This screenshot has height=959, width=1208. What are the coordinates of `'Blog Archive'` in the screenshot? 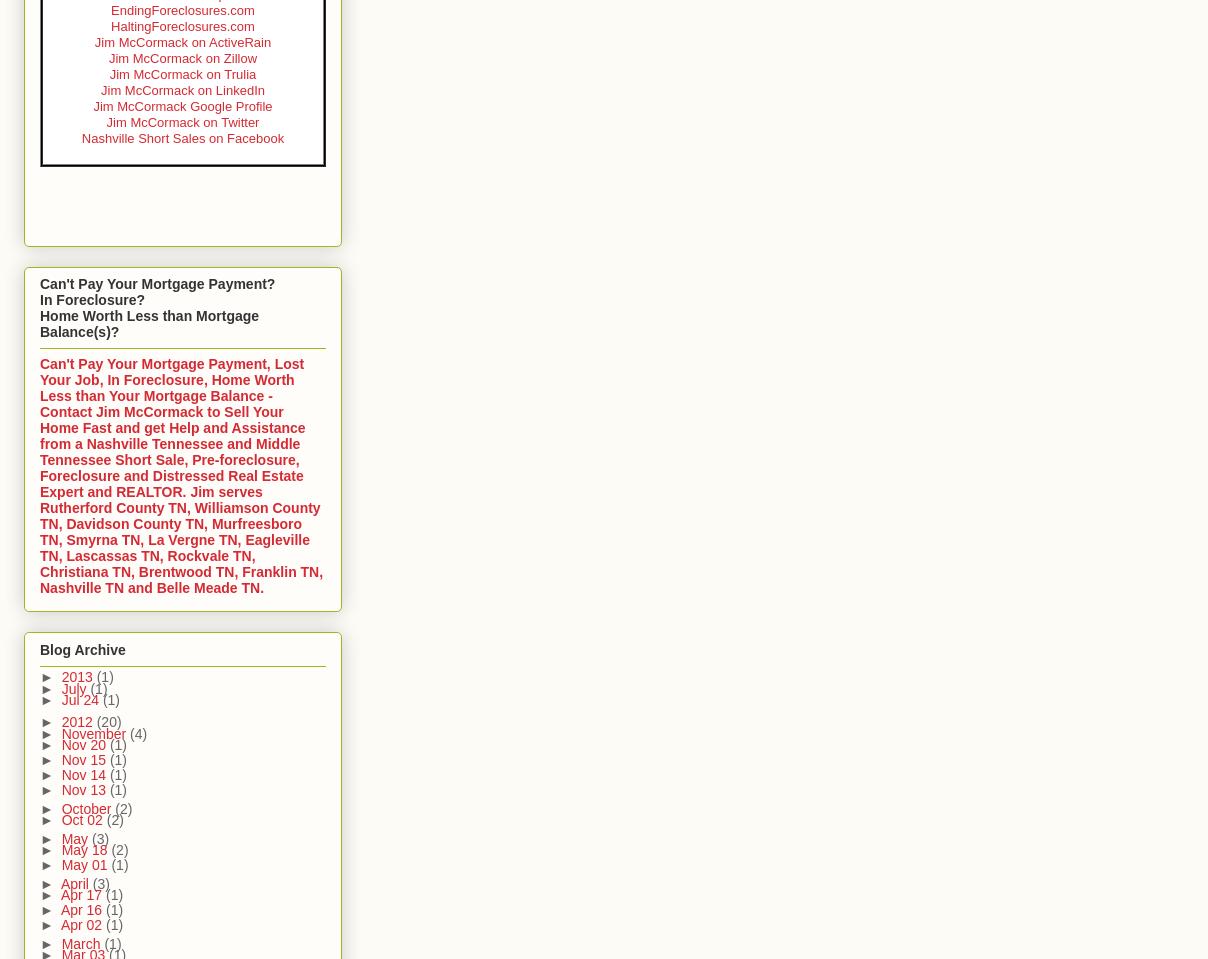 It's located at (81, 648).